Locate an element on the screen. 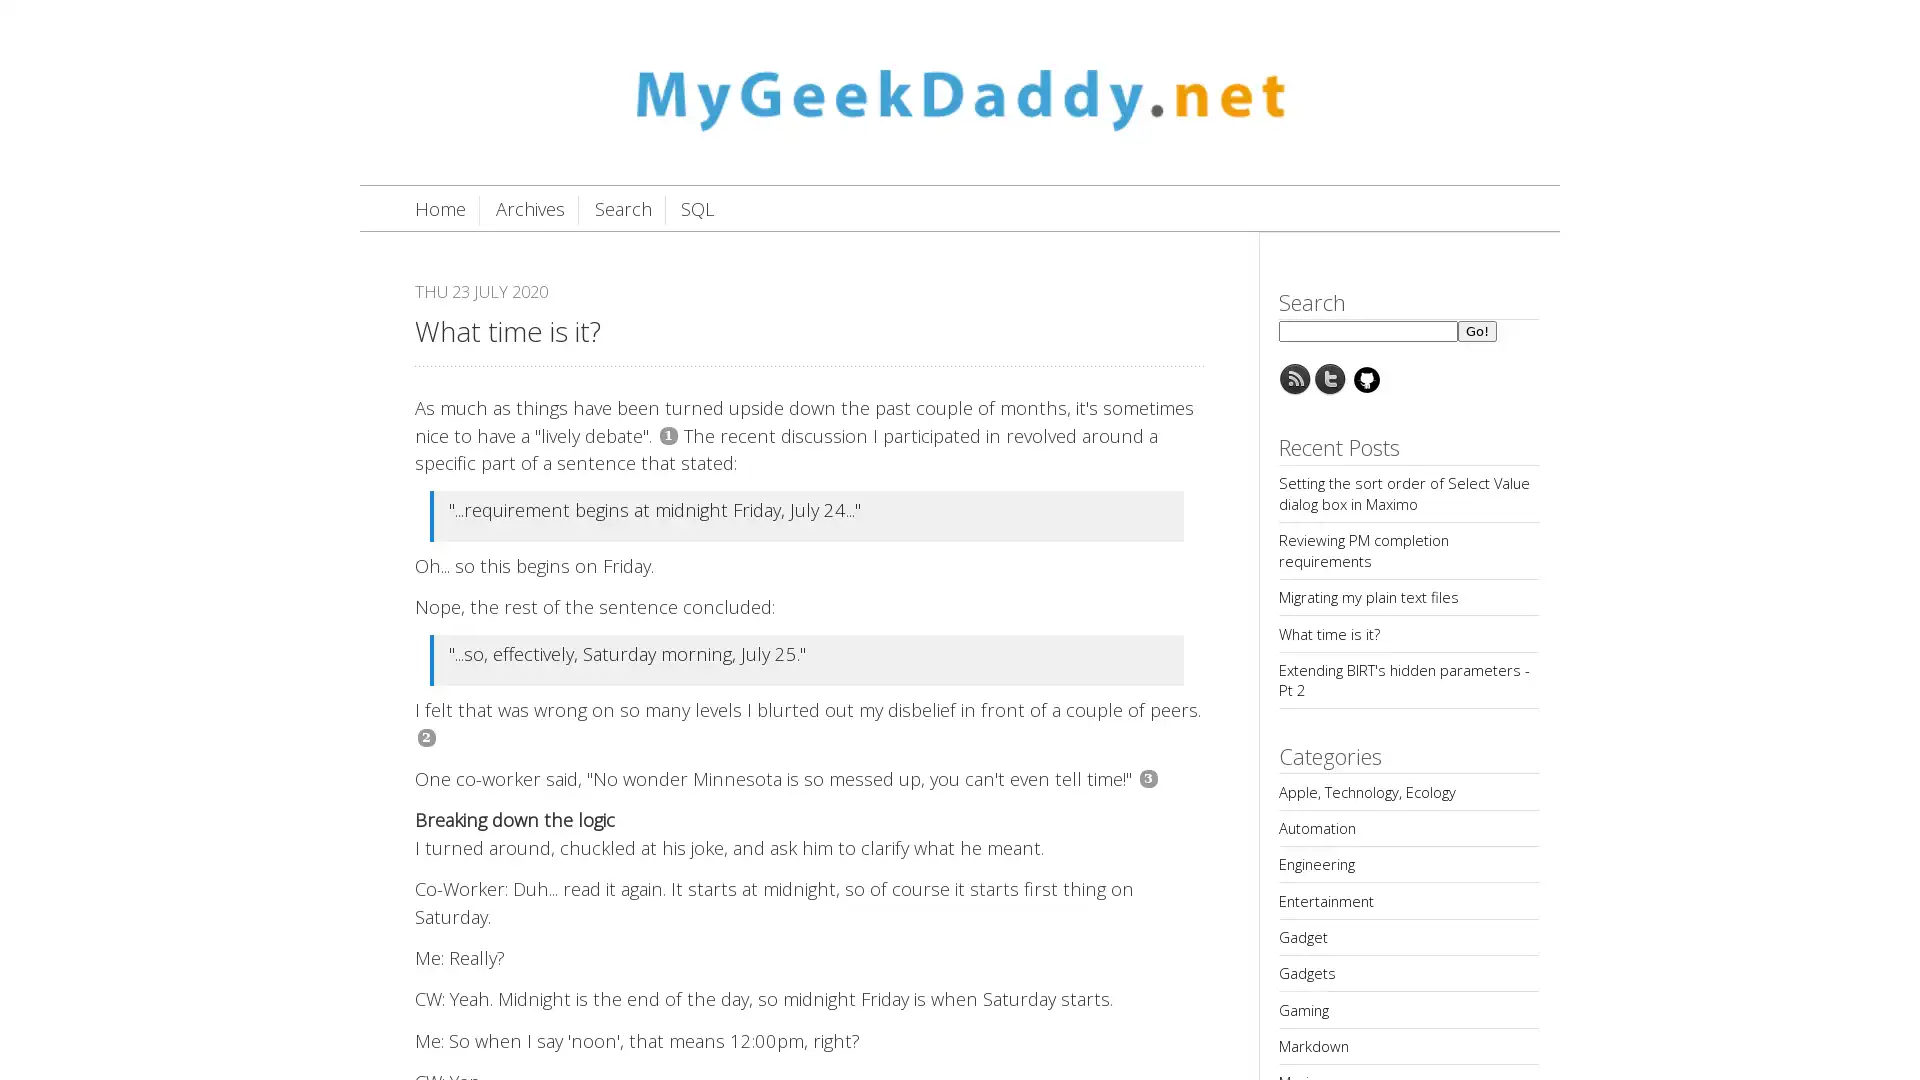 The image size is (1920, 1080). 3 is located at coordinates (1148, 778).